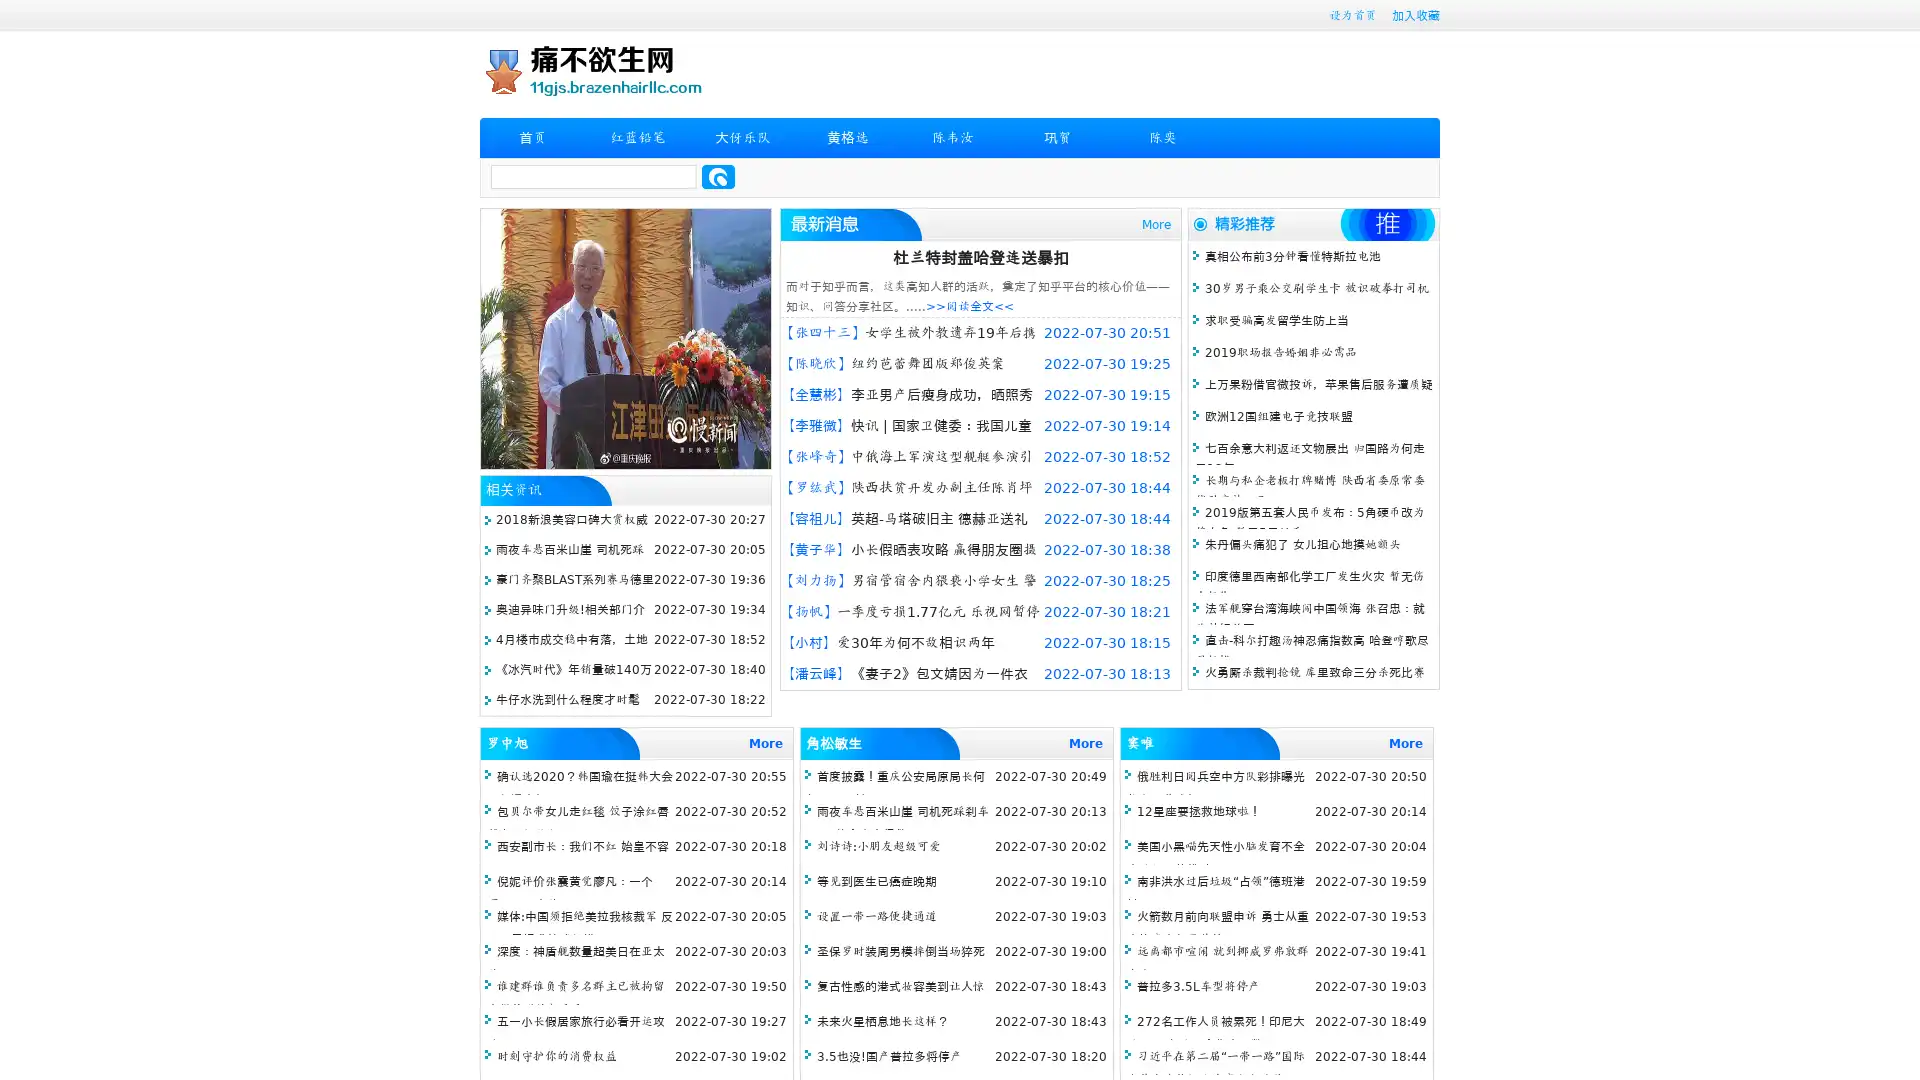 The width and height of the screenshot is (1920, 1080). I want to click on Search, so click(718, 176).